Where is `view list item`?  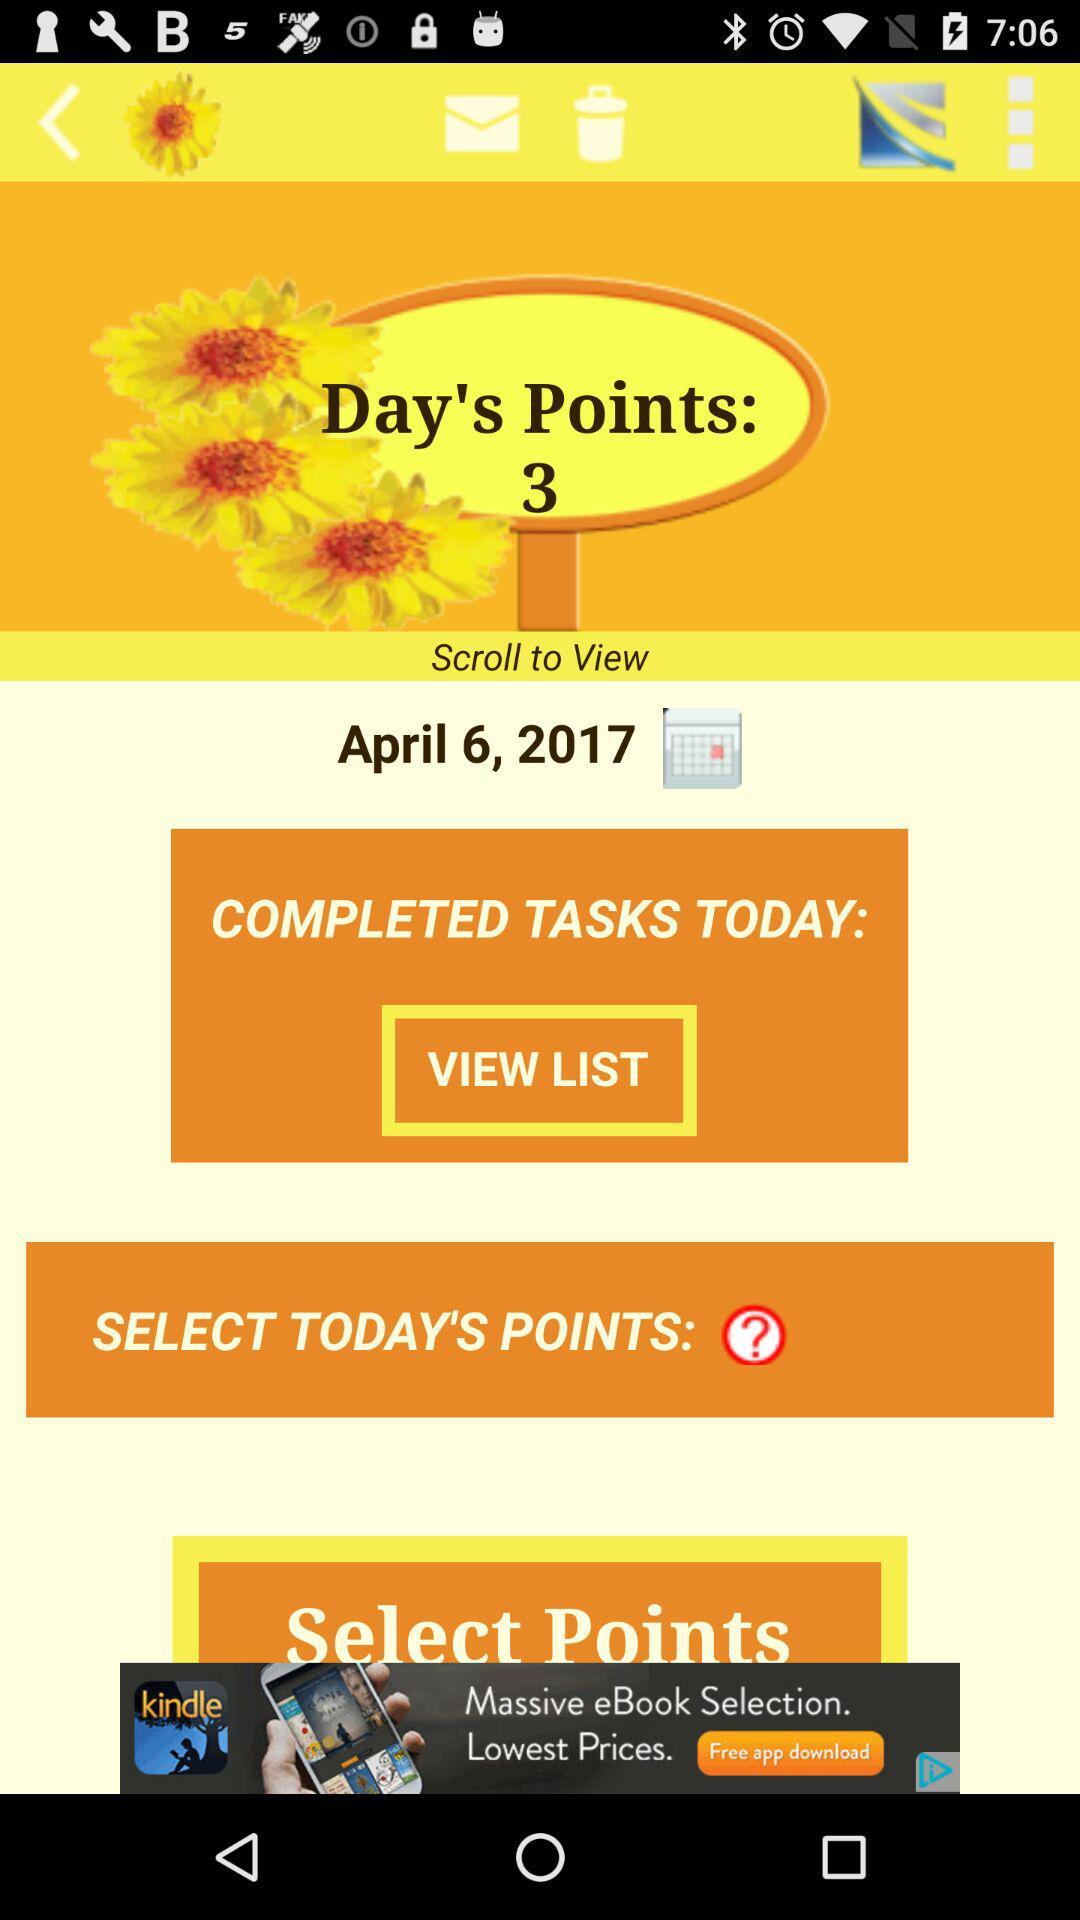 view list item is located at coordinates (538, 1069).